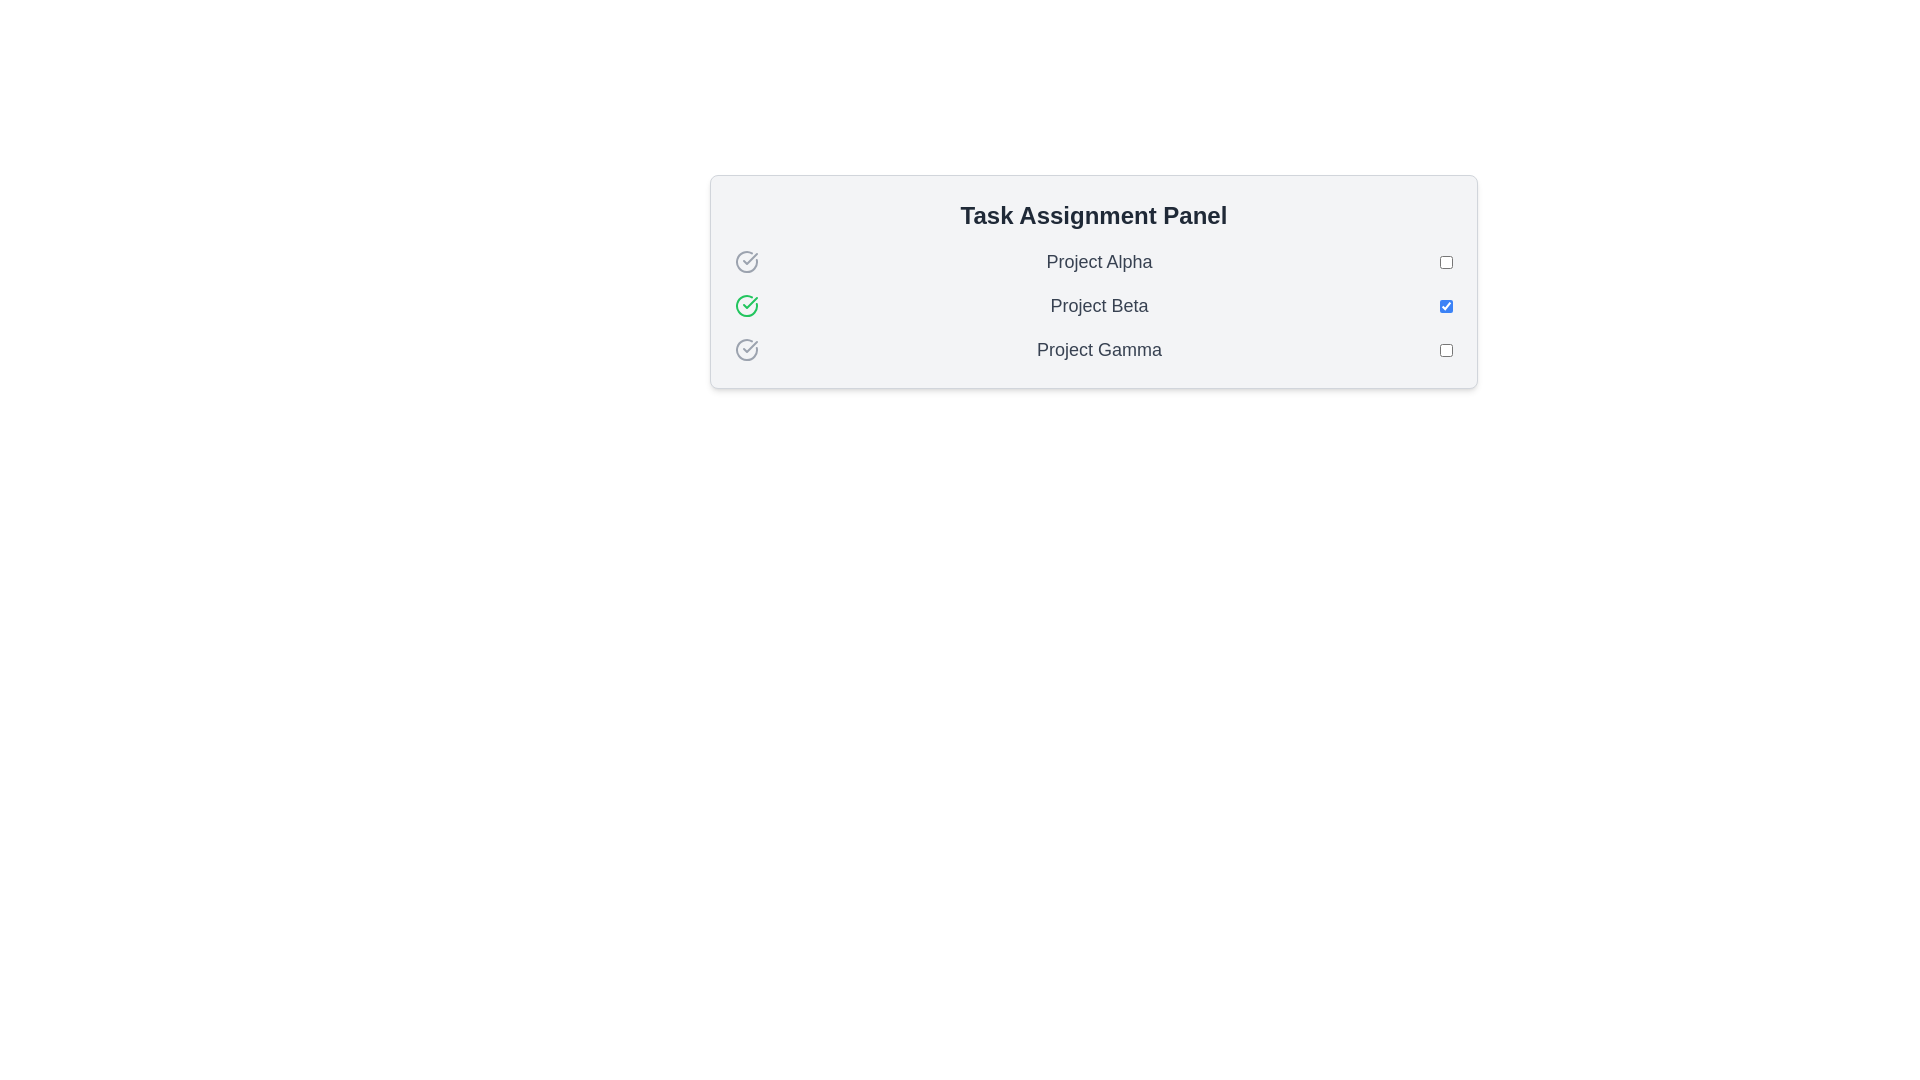 The image size is (1920, 1080). What do you see at coordinates (1446, 305) in the screenshot?
I see `the standard blue-accented checkbox positioned to the right of the 'Project Beta' label` at bounding box center [1446, 305].